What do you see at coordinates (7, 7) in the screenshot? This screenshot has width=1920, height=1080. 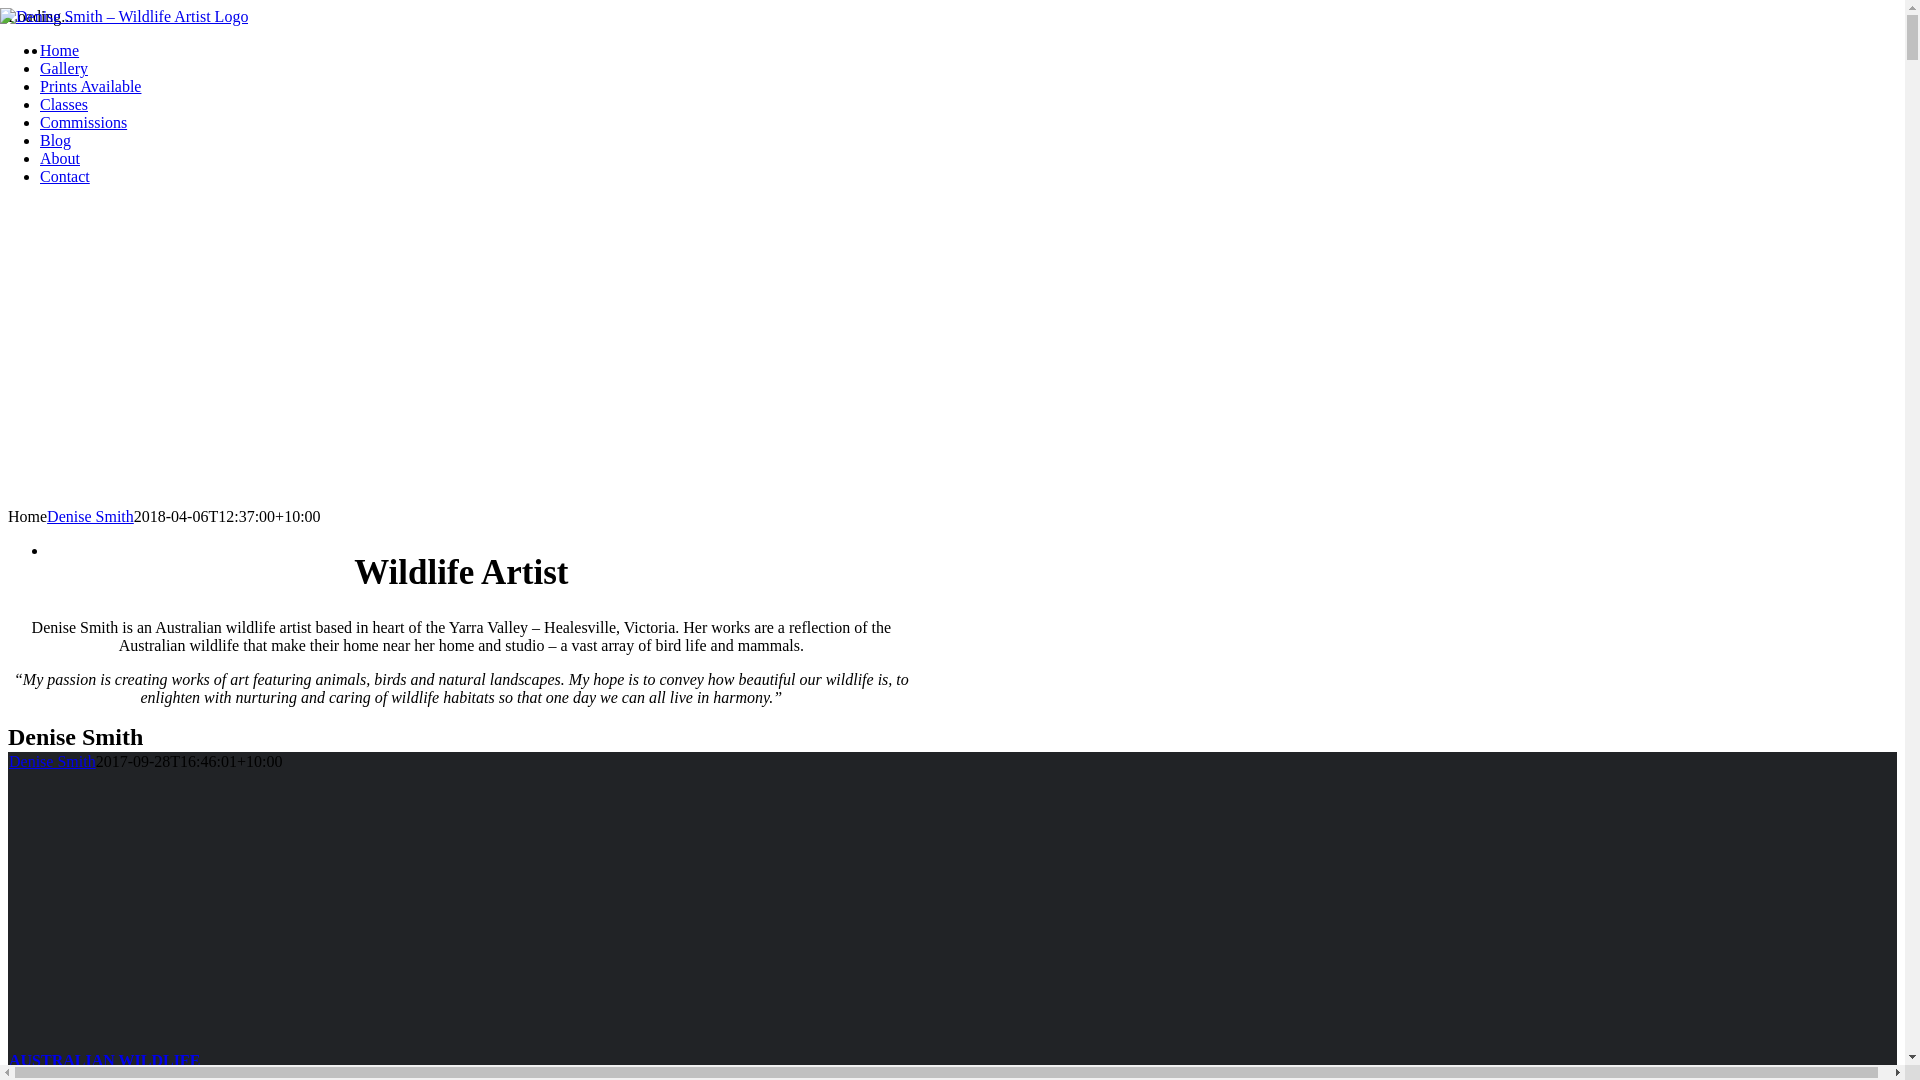 I see `'Skip to content'` at bounding box center [7, 7].